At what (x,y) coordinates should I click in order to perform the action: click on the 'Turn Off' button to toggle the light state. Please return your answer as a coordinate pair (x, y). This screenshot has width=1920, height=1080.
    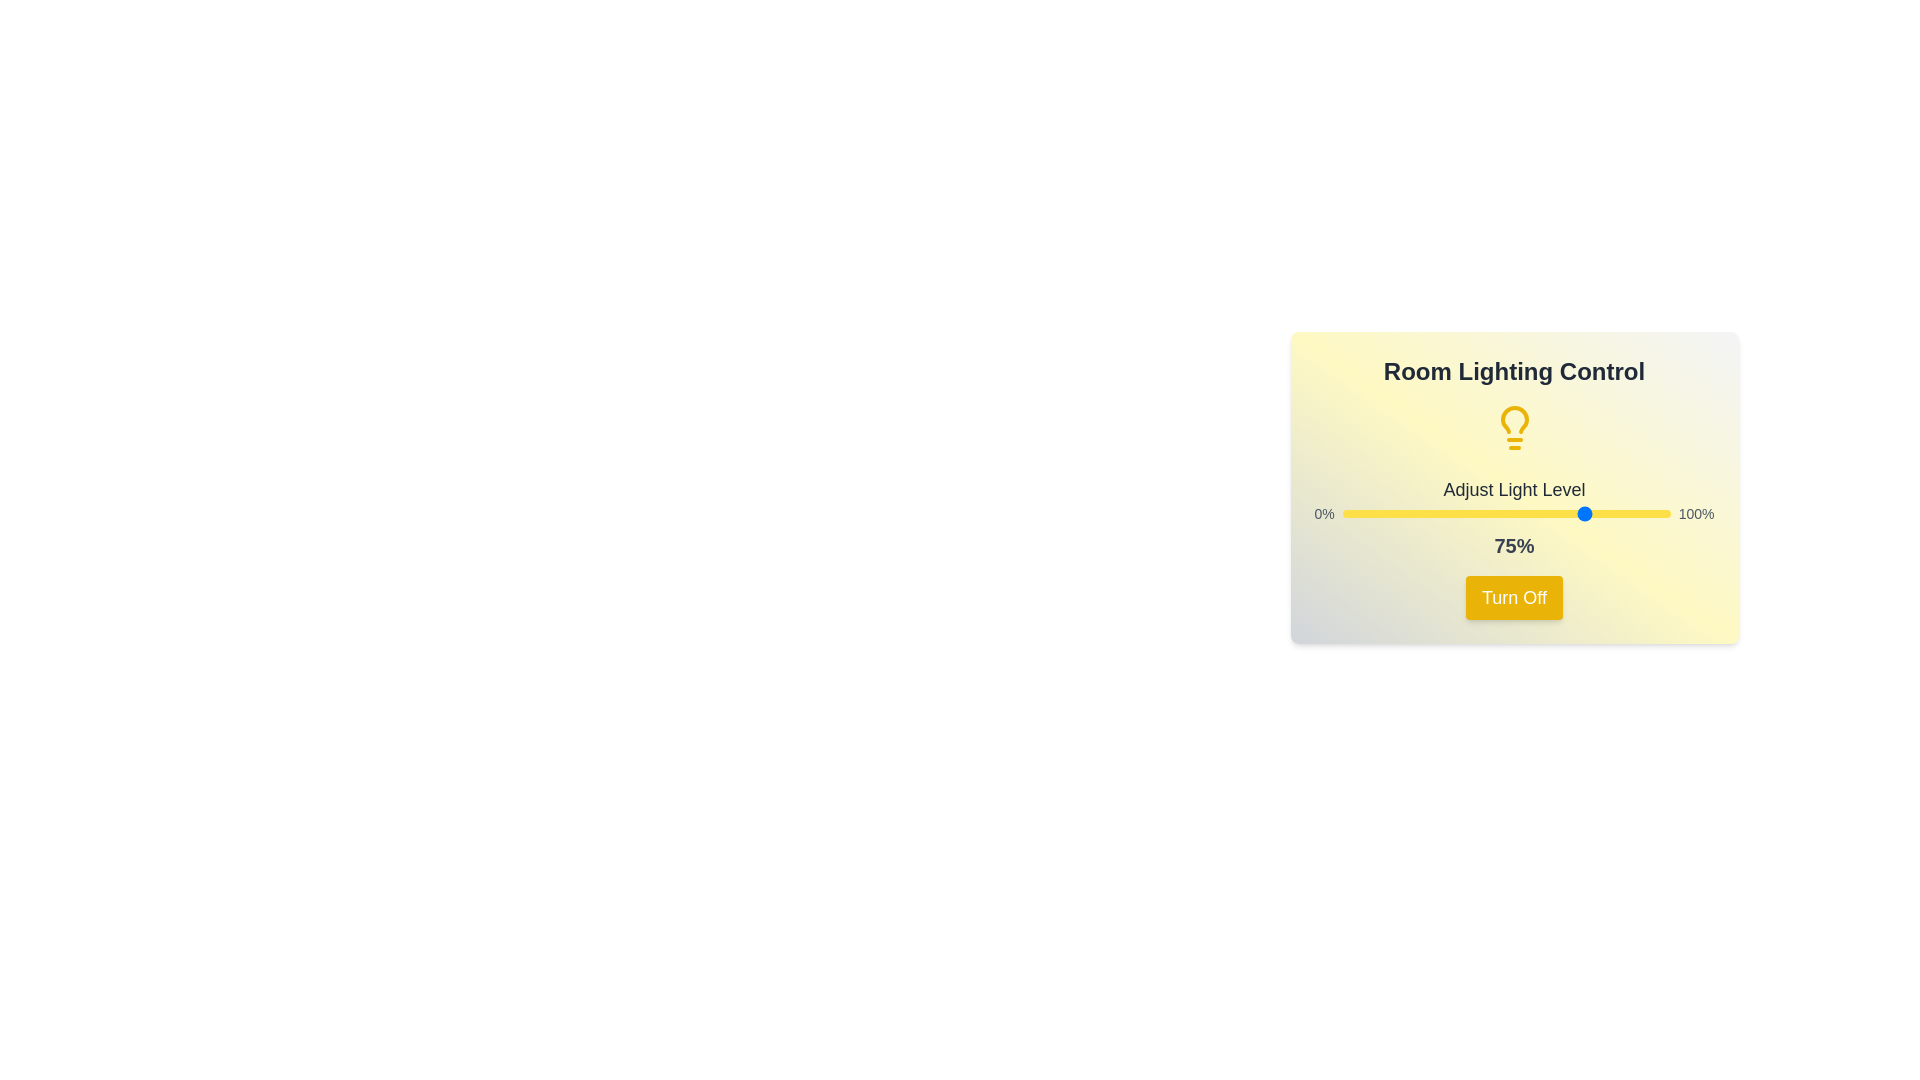
    Looking at the image, I should click on (1514, 596).